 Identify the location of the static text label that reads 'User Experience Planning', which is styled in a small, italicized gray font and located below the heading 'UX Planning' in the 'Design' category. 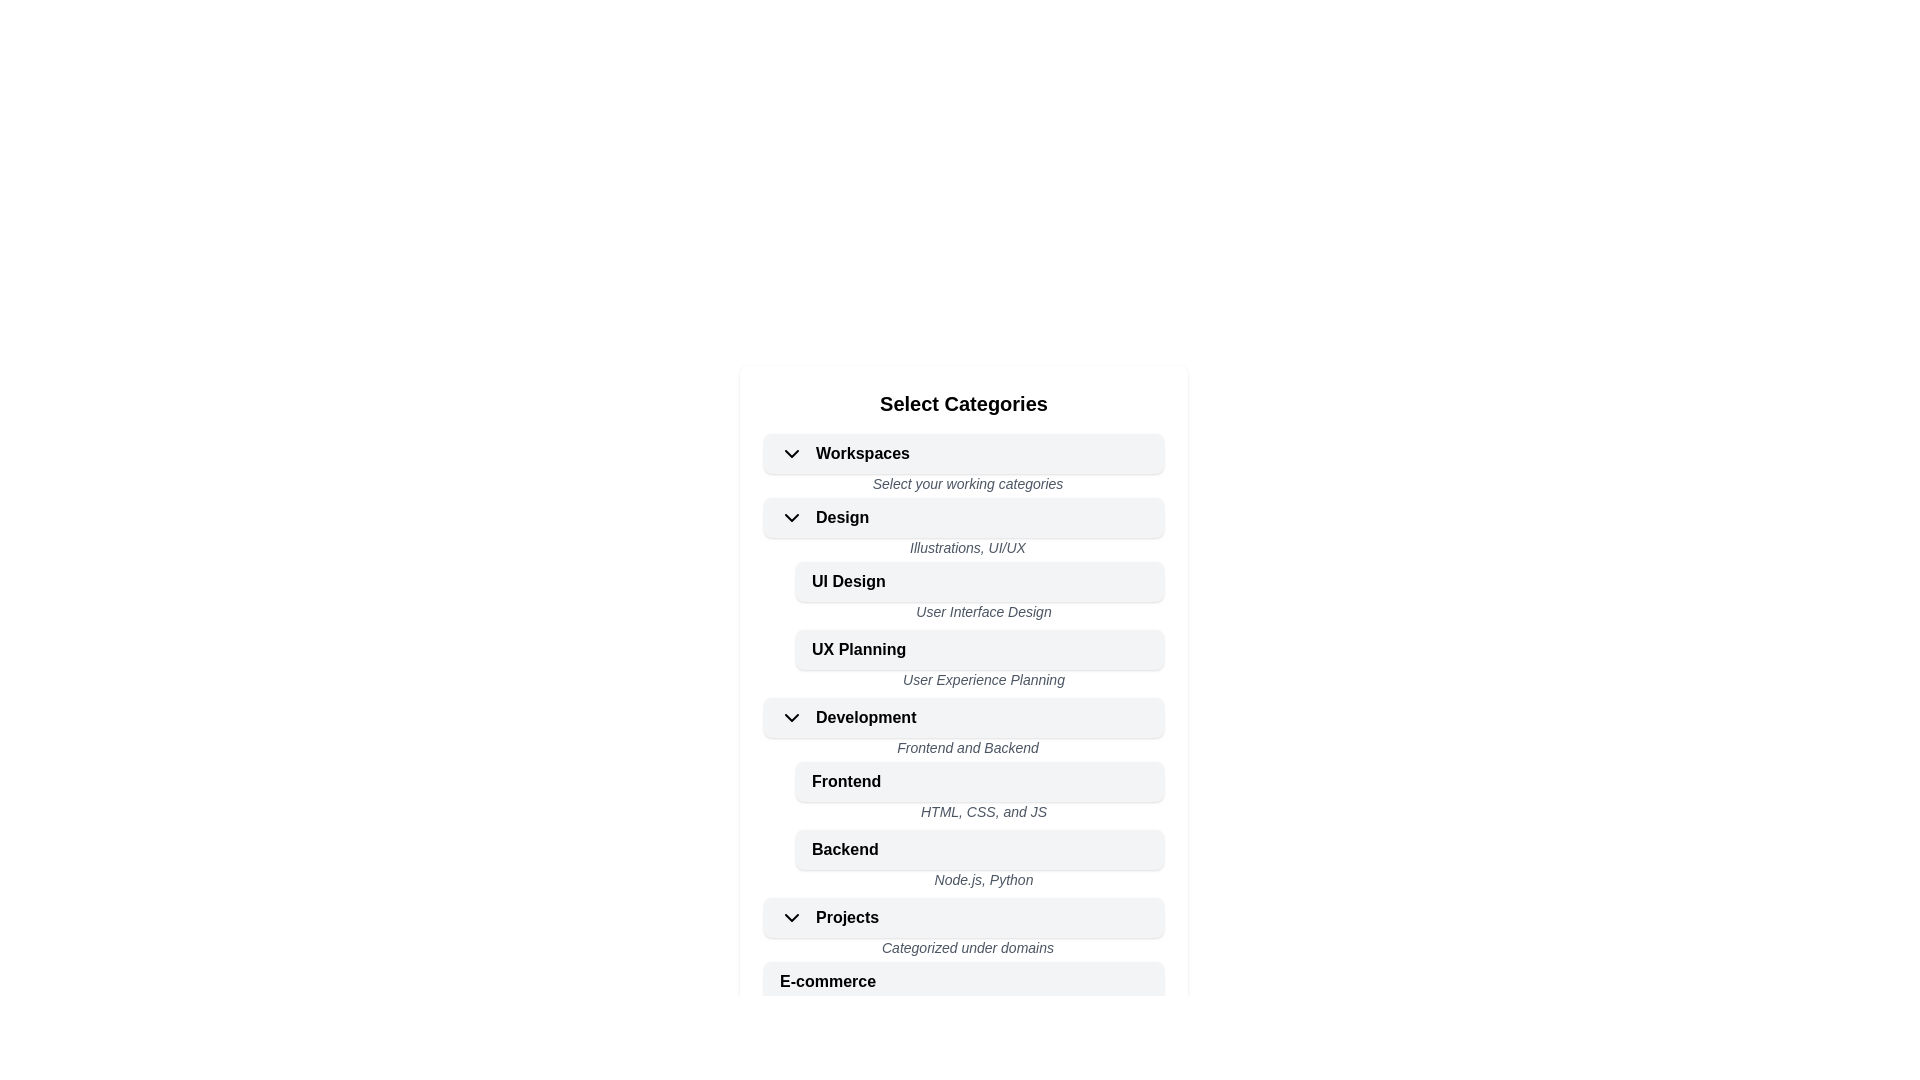
(979, 681).